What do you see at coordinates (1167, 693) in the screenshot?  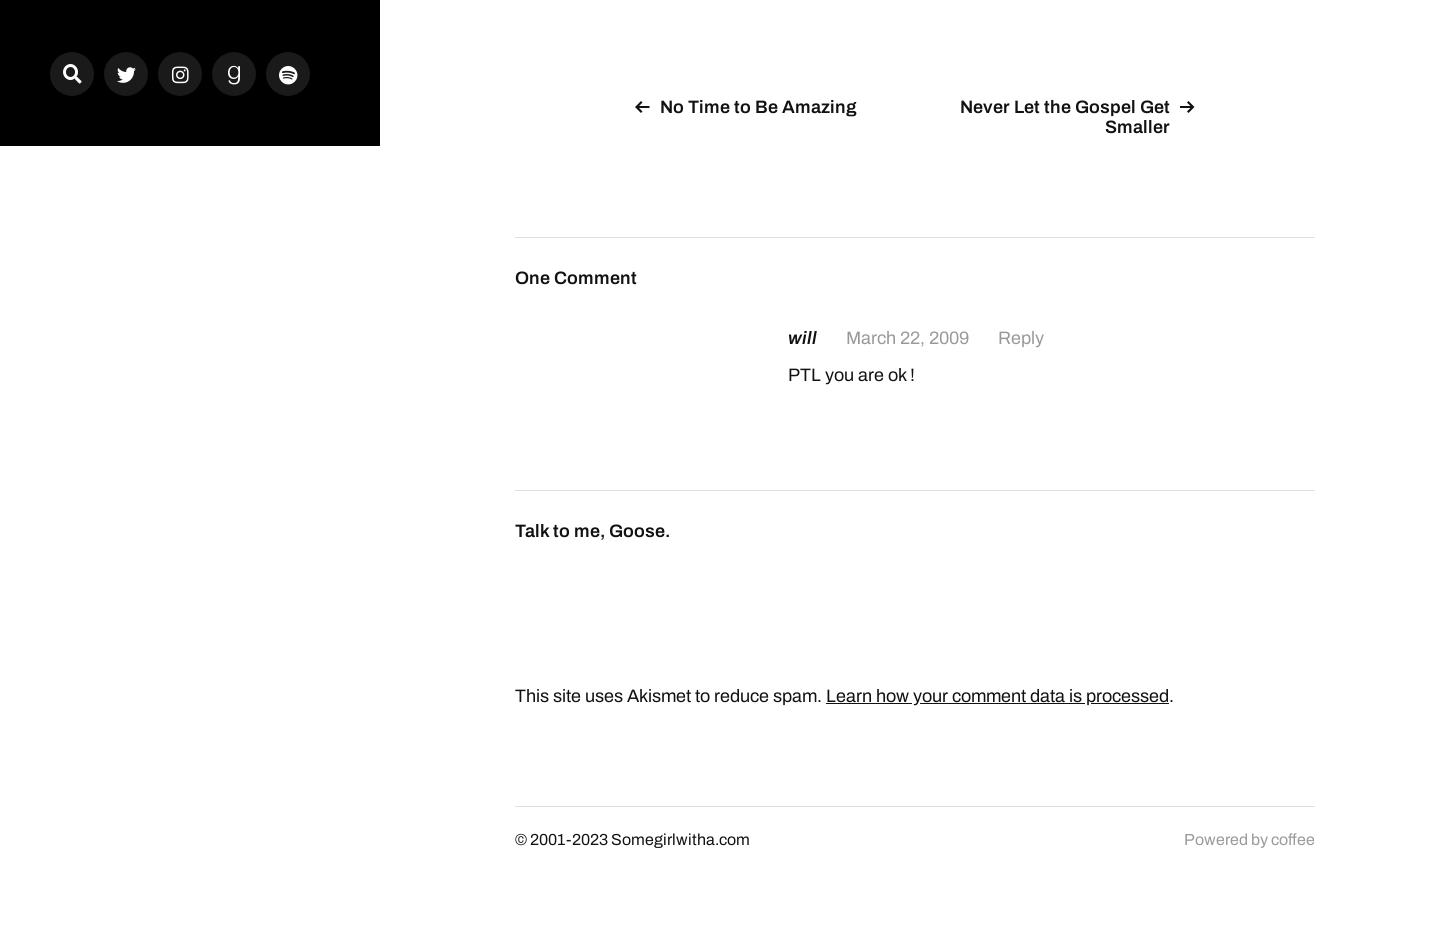 I see `'.'` at bounding box center [1167, 693].